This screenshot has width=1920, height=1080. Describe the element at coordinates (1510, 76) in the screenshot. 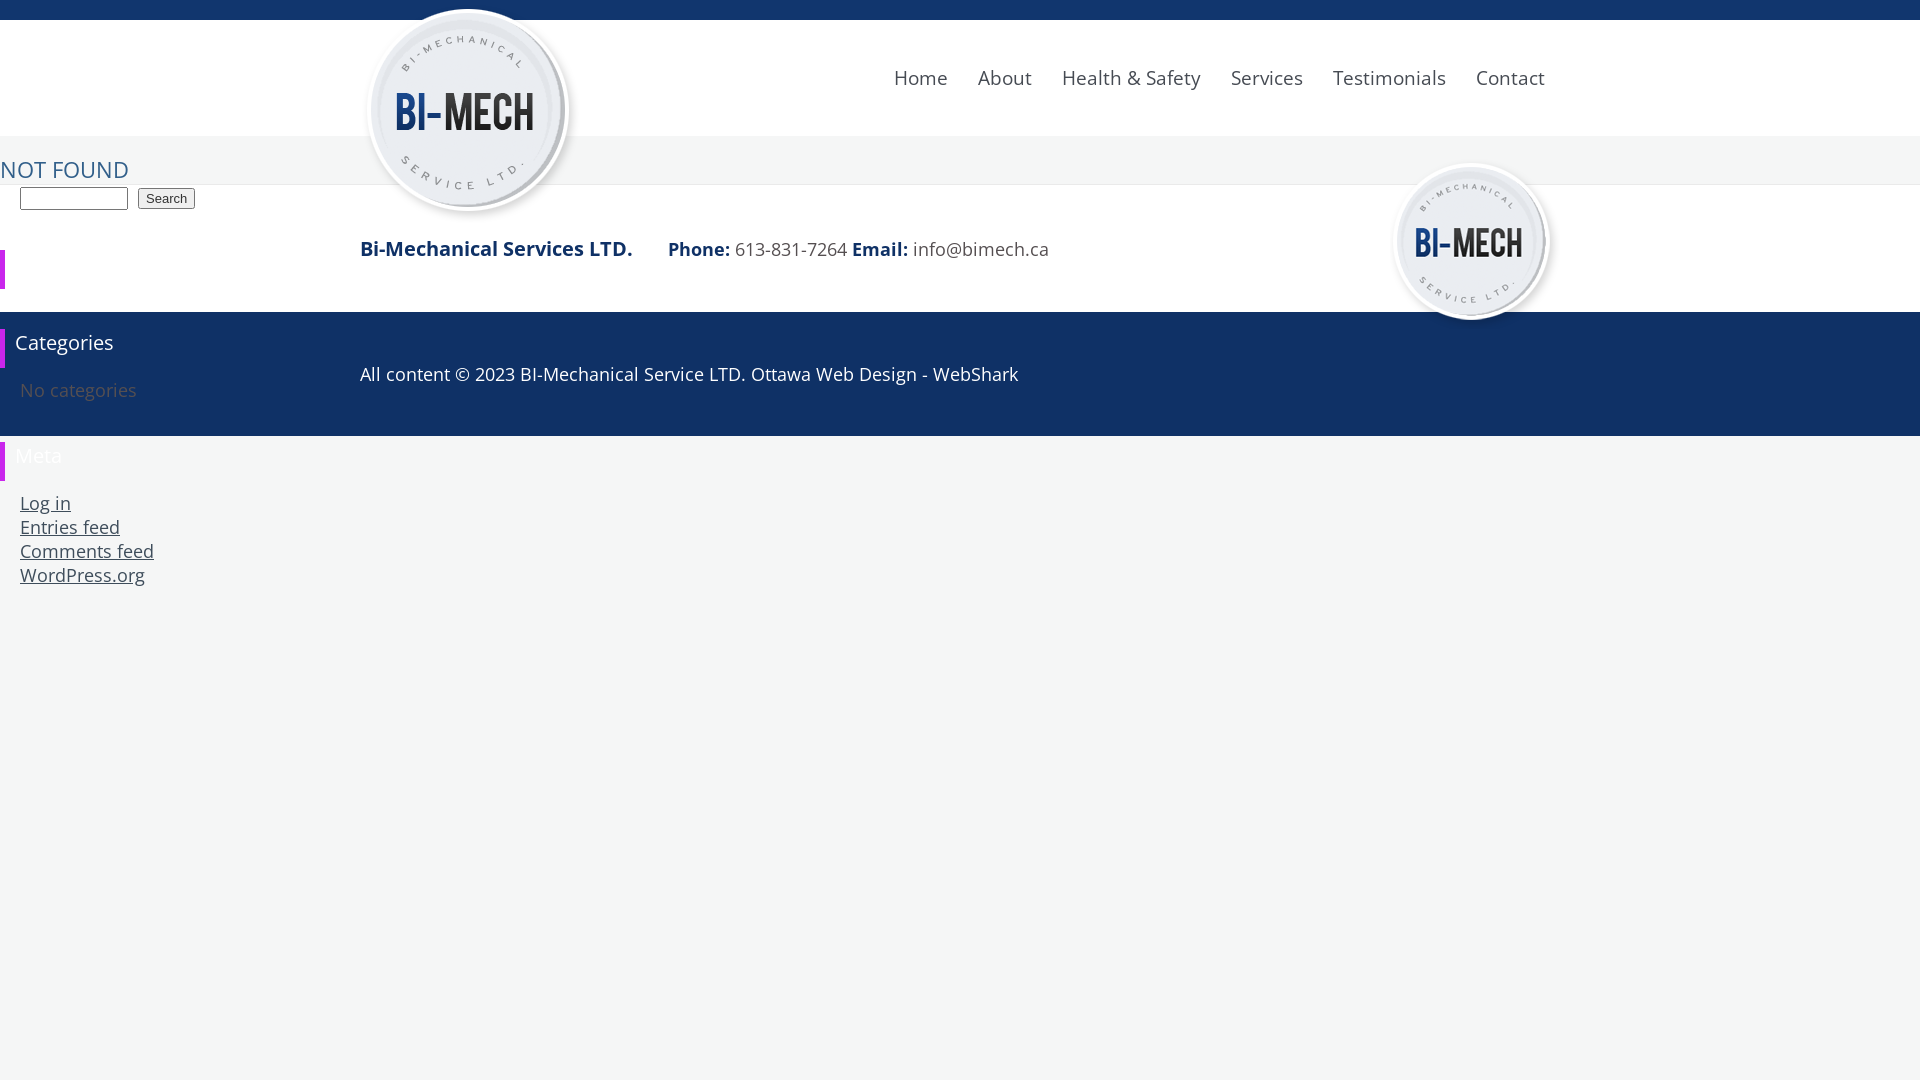

I see `'Contact'` at that location.